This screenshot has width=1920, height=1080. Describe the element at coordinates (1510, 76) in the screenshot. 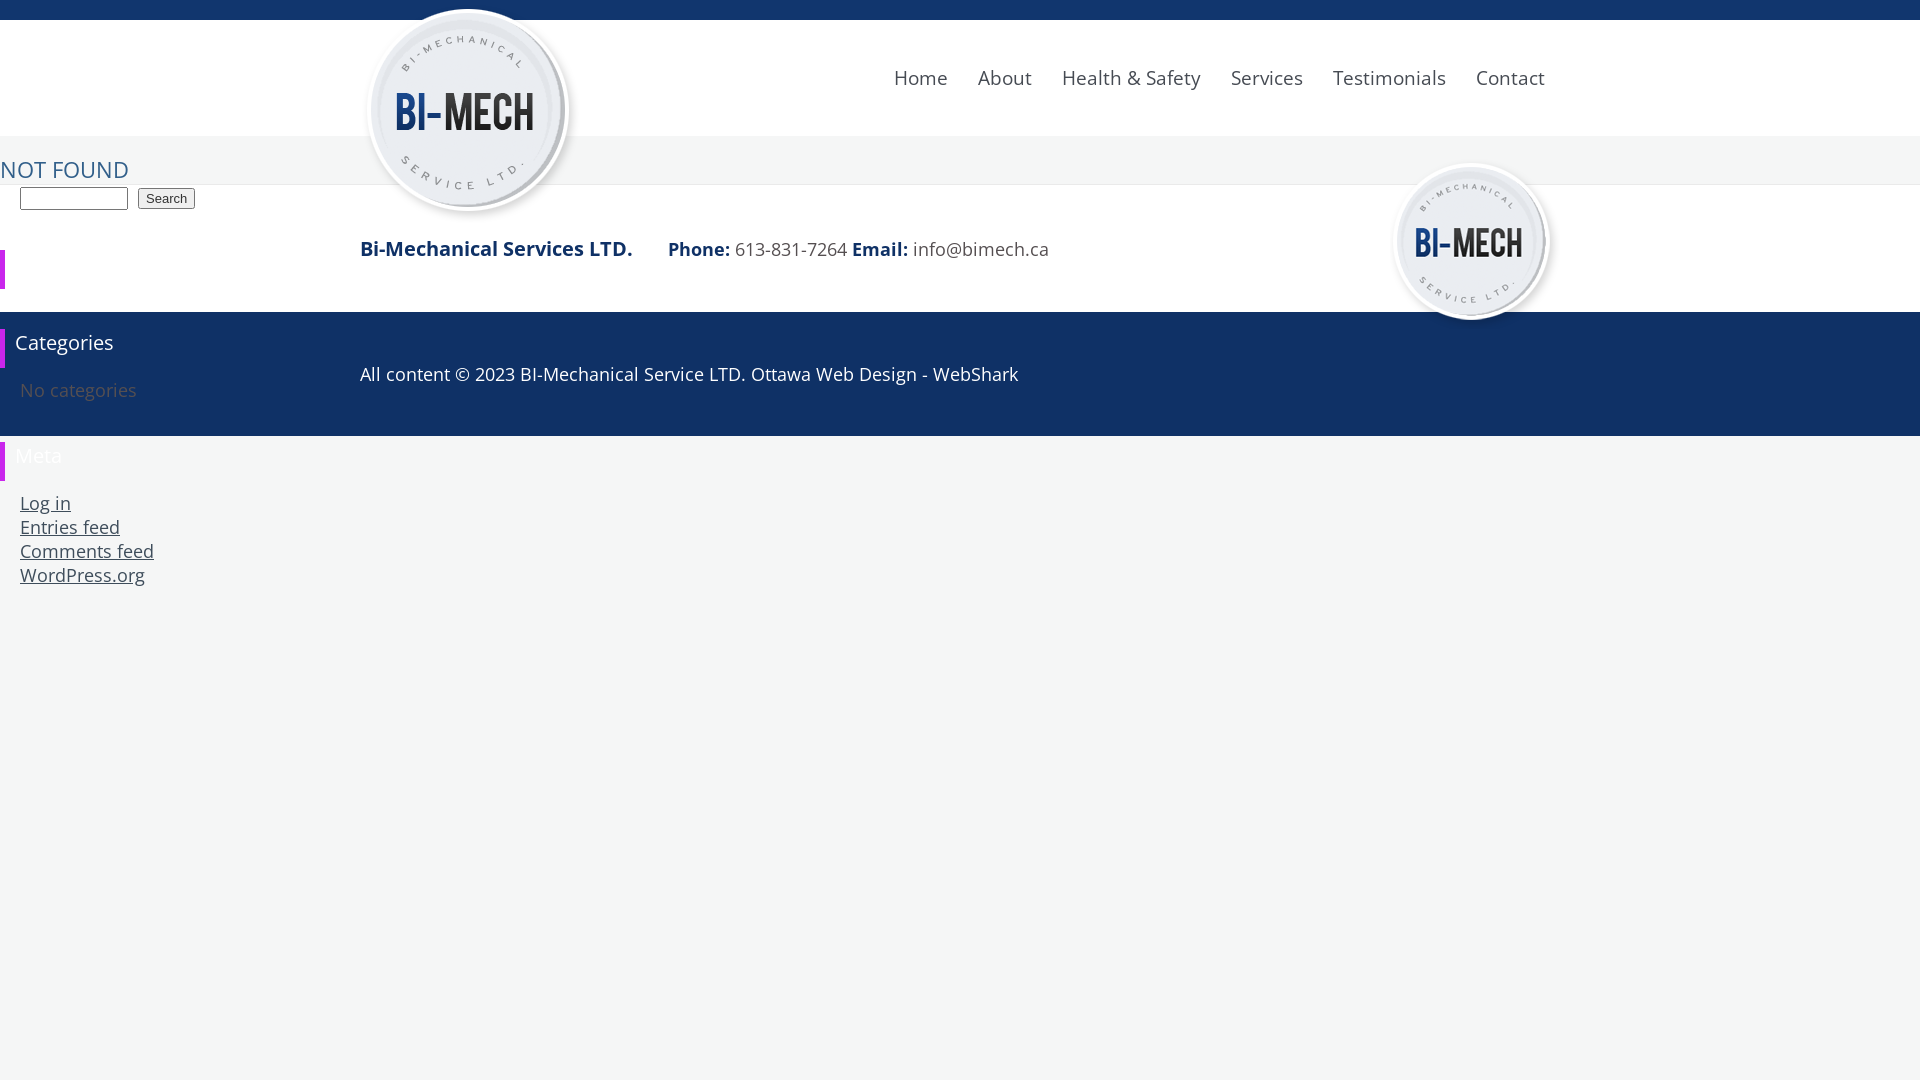

I see `'Contact'` at that location.